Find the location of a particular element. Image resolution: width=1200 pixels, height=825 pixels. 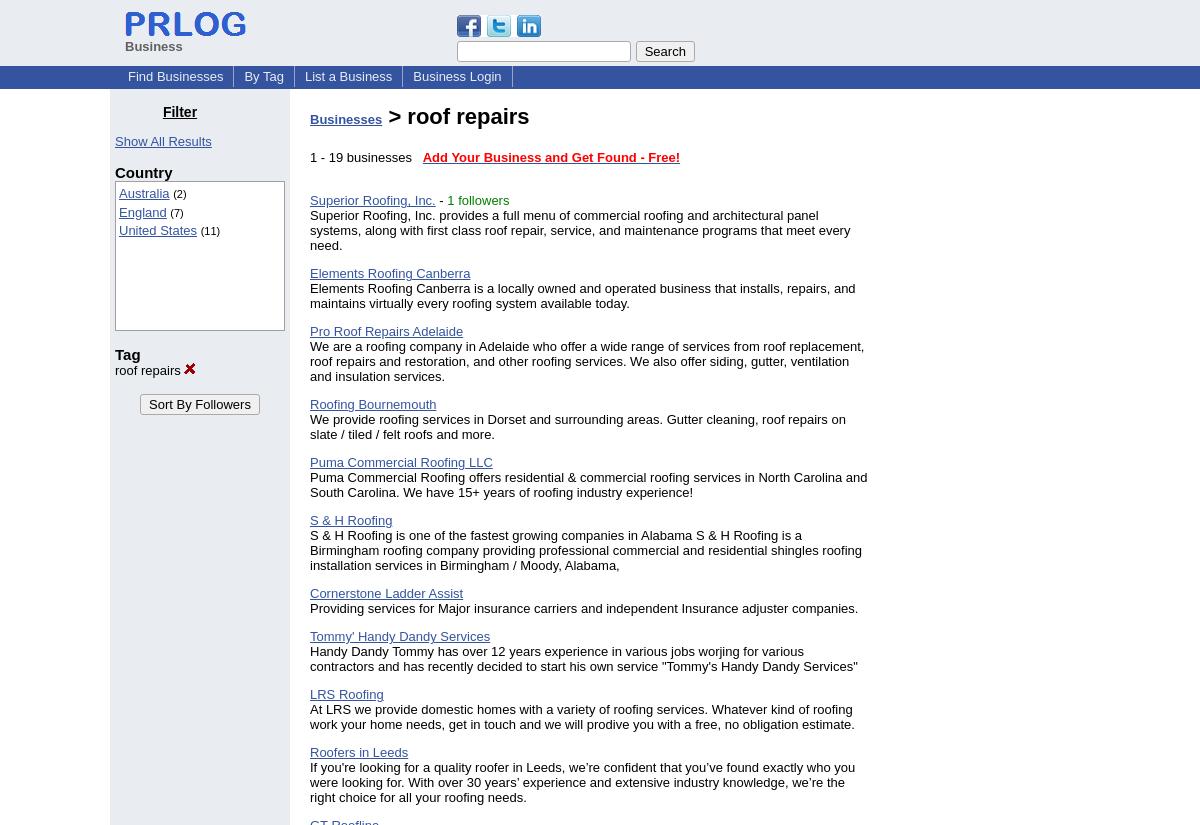

'By Tag' is located at coordinates (262, 75).